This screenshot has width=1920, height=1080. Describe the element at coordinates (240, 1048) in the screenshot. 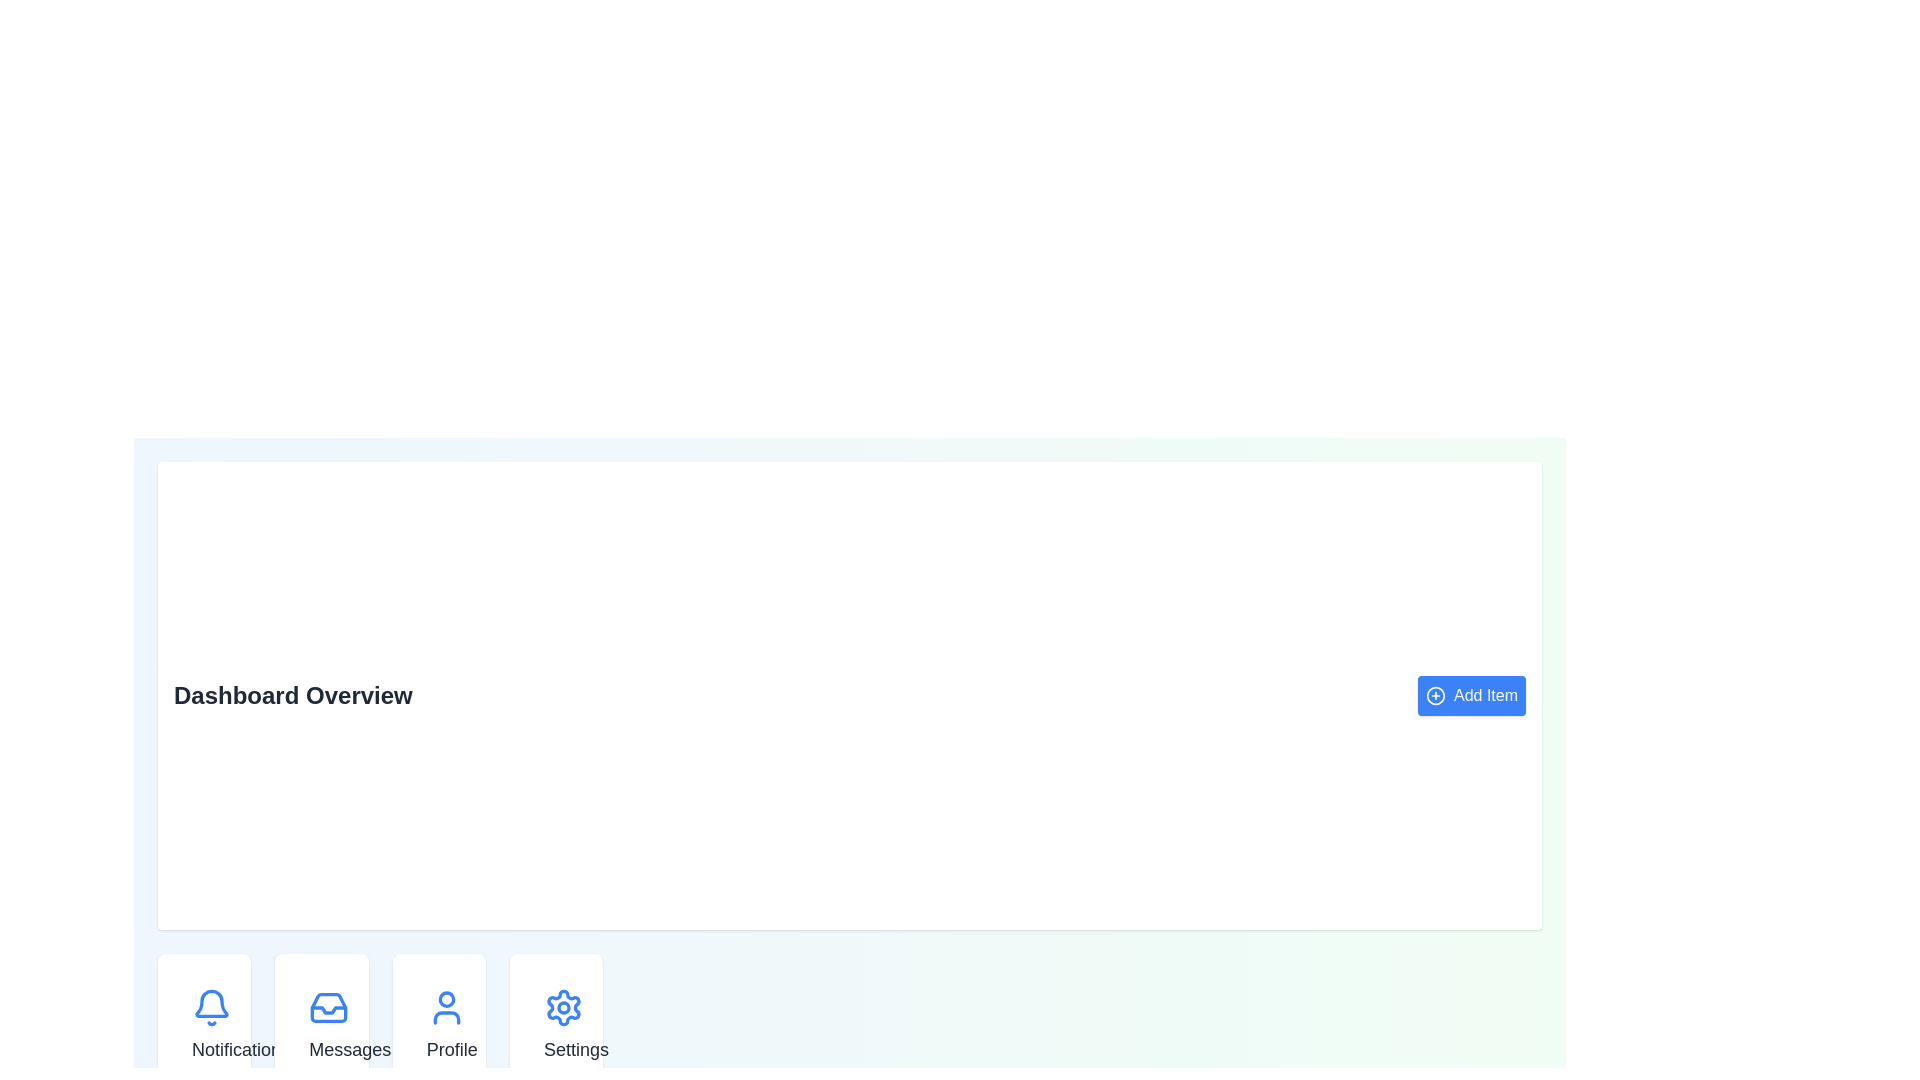

I see `the non-interactive text label that indicates the purpose of the notifications section, located below the bell icon in the horizontal navigation menu` at that location.